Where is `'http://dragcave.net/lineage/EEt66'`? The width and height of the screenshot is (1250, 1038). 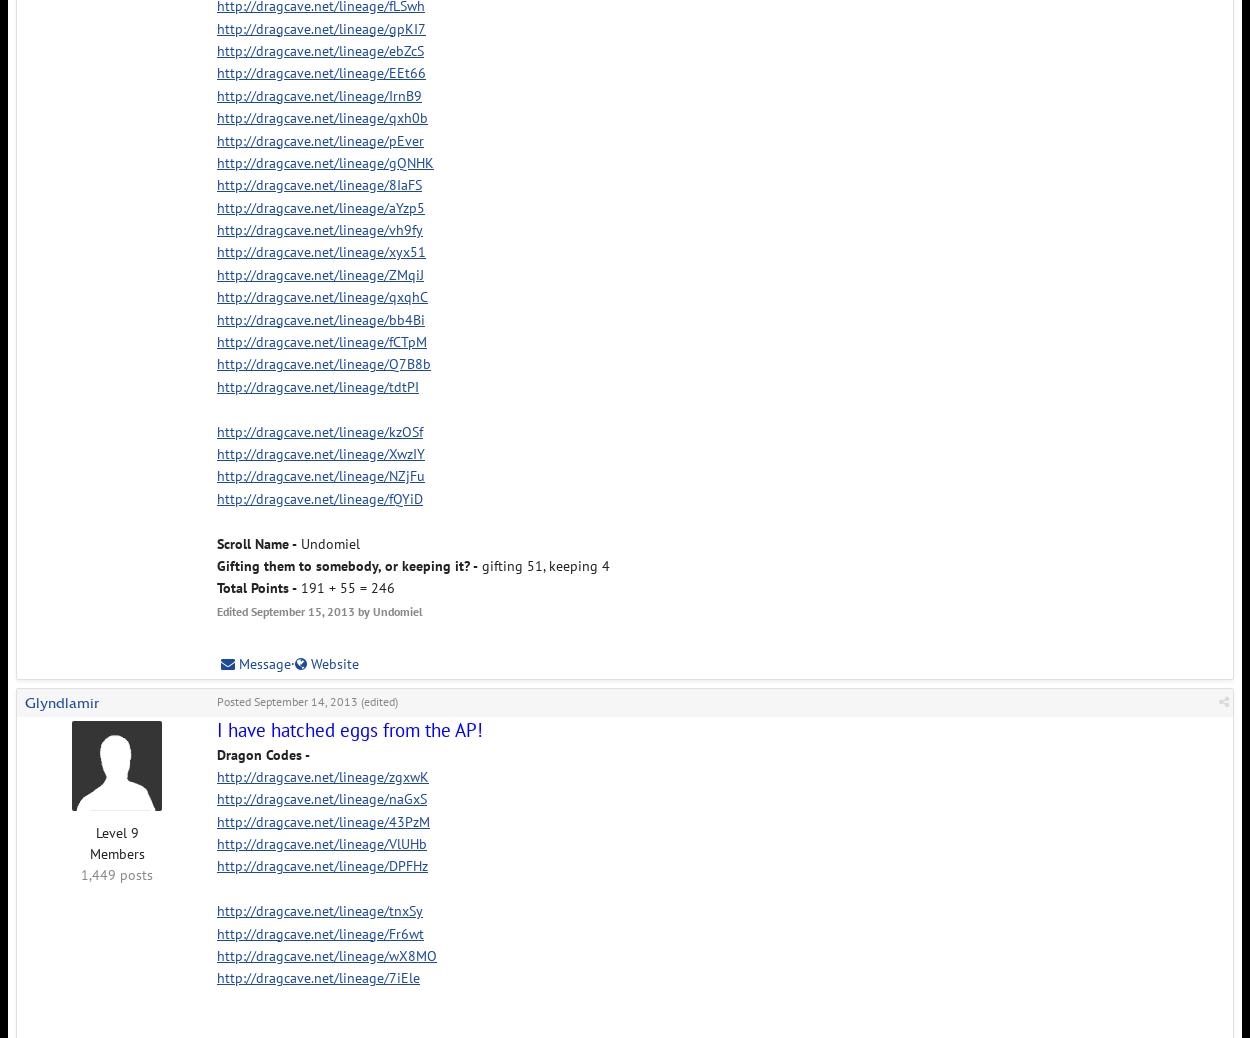
'http://dragcave.net/lineage/EEt66' is located at coordinates (320, 71).